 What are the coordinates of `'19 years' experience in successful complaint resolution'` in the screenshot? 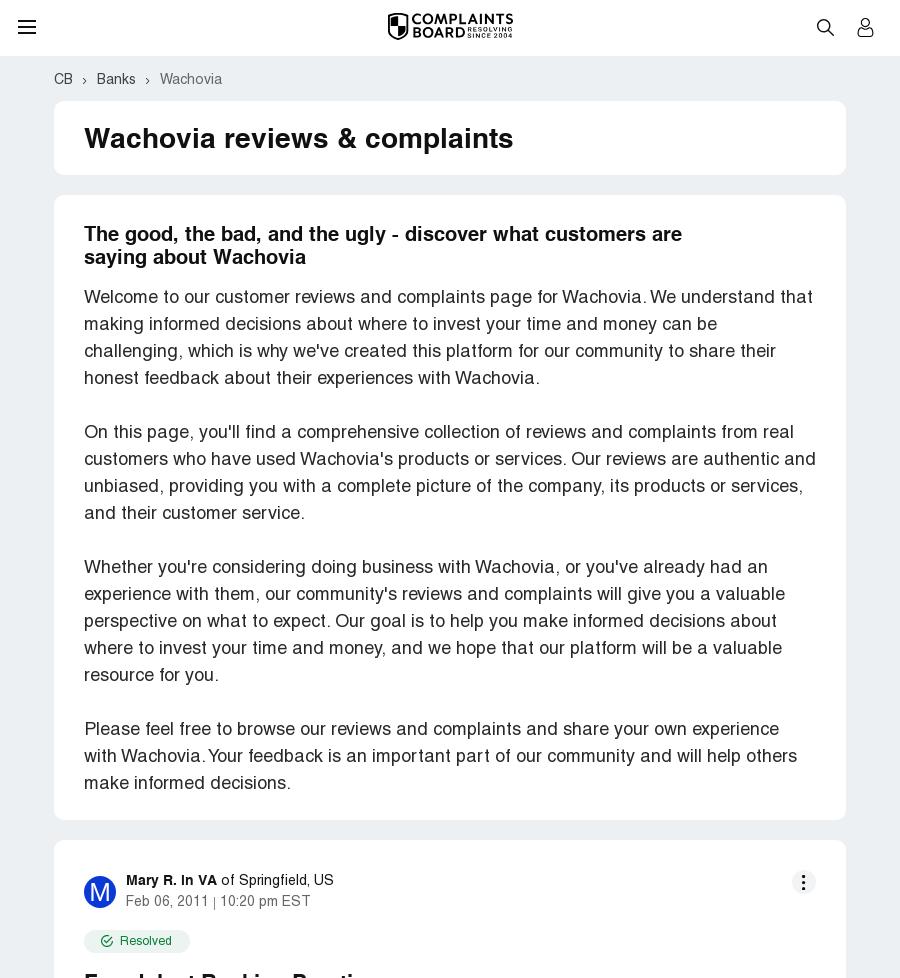 It's located at (309, 835).